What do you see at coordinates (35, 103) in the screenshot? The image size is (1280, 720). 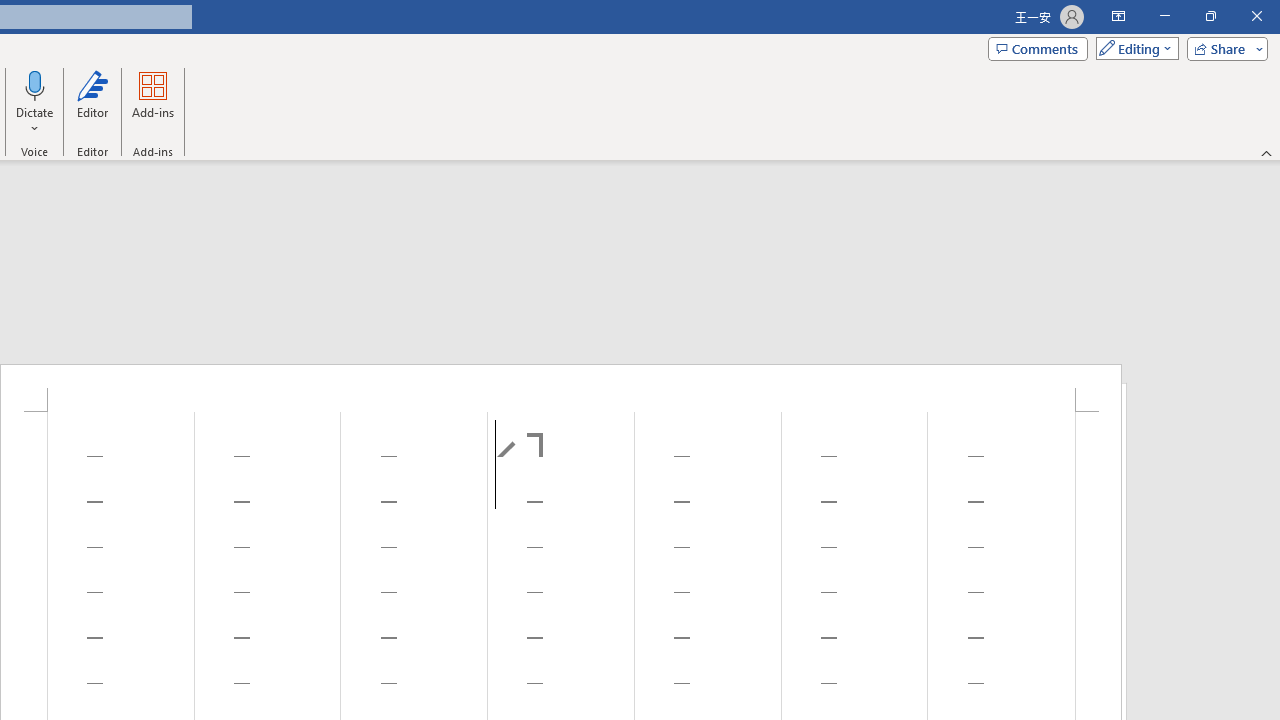 I see `'Dictate'` at bounding box center [35, 103].